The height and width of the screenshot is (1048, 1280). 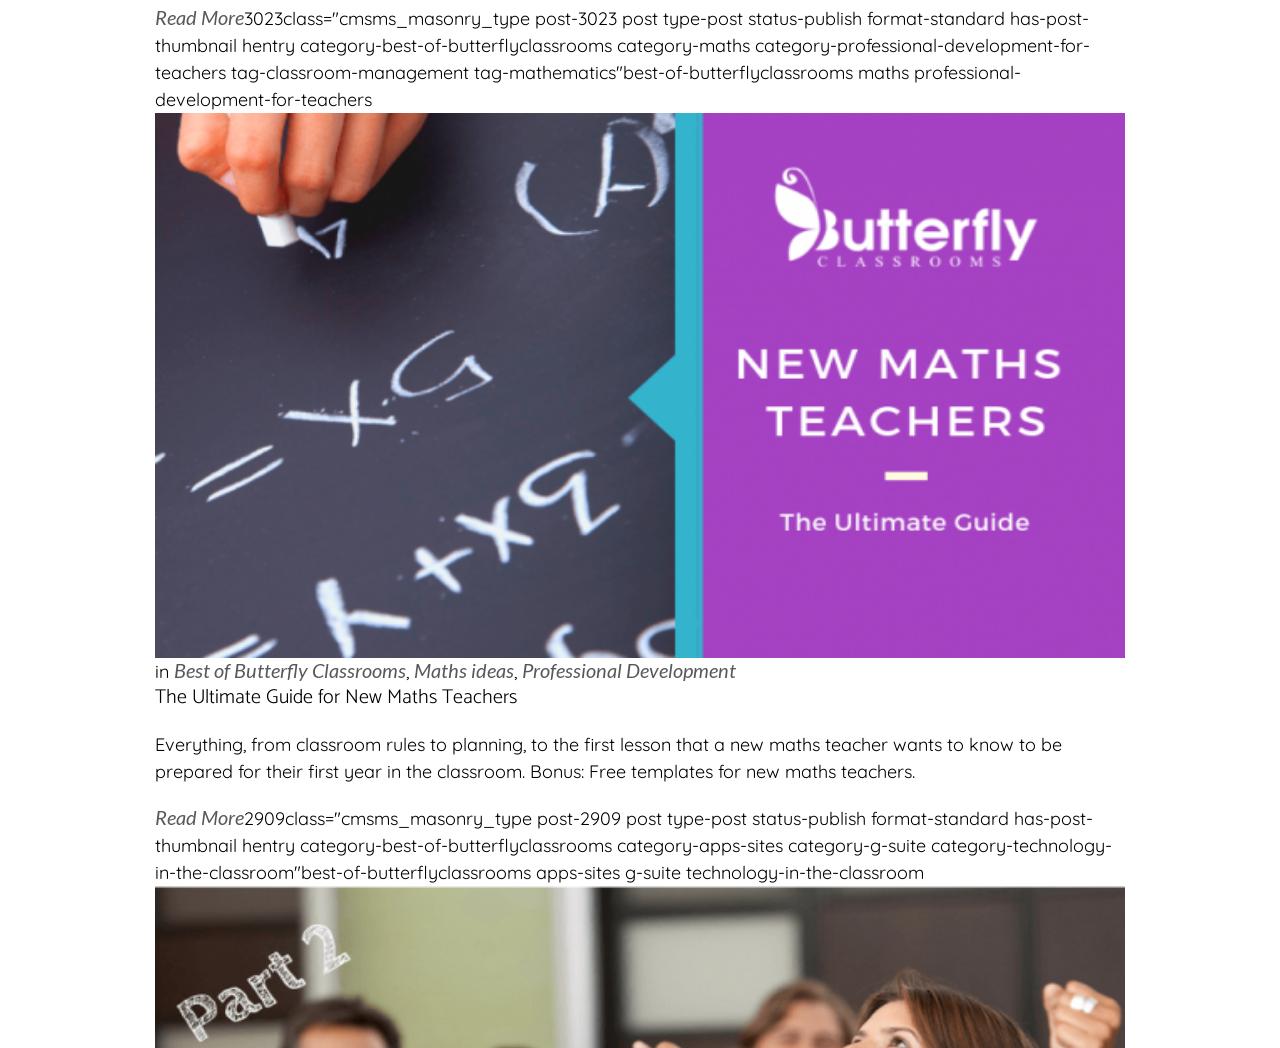 What do you see at coordinates (521, 669) in the screenshot?
I see `'Professional Development'` at bounding box center [521, 669].